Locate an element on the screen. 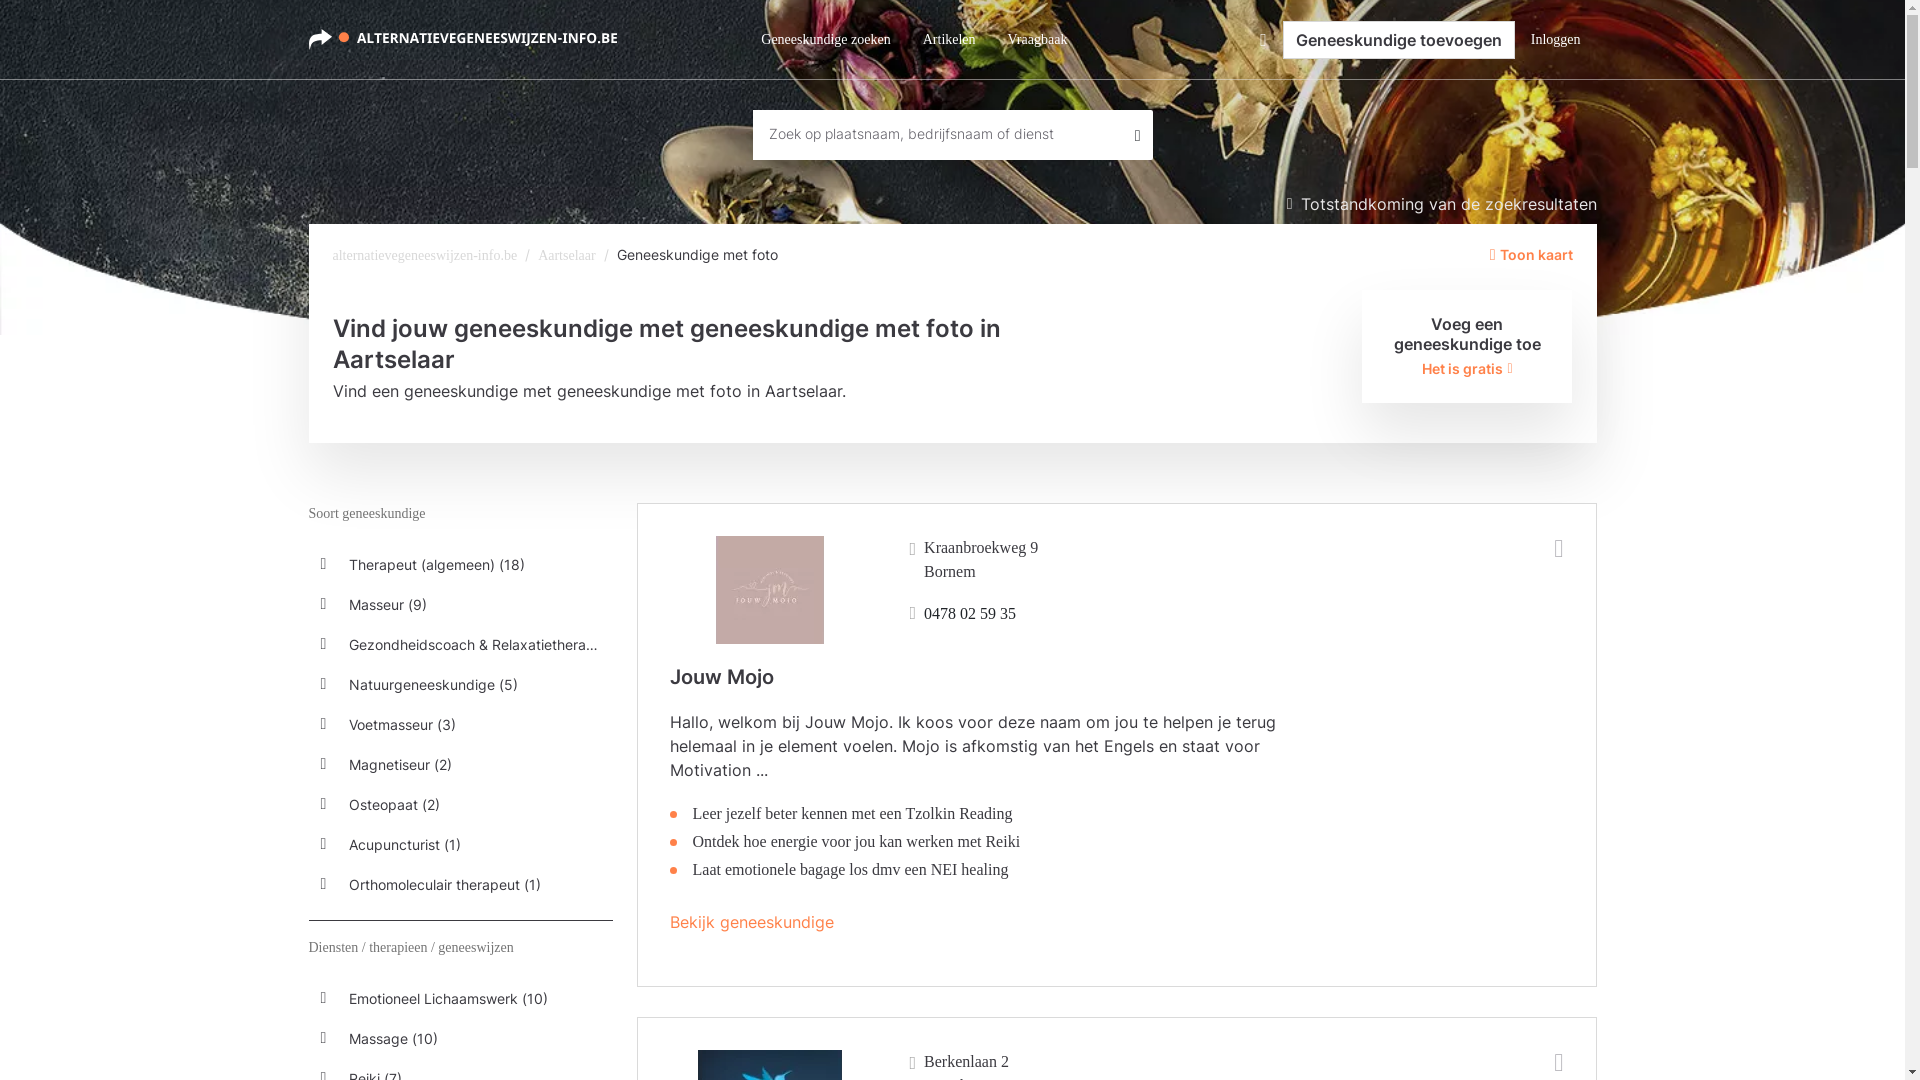 The width and height of the screenshot is (1920, 1080). 'Jouw Mojo' is located at coordinates (720, 676).